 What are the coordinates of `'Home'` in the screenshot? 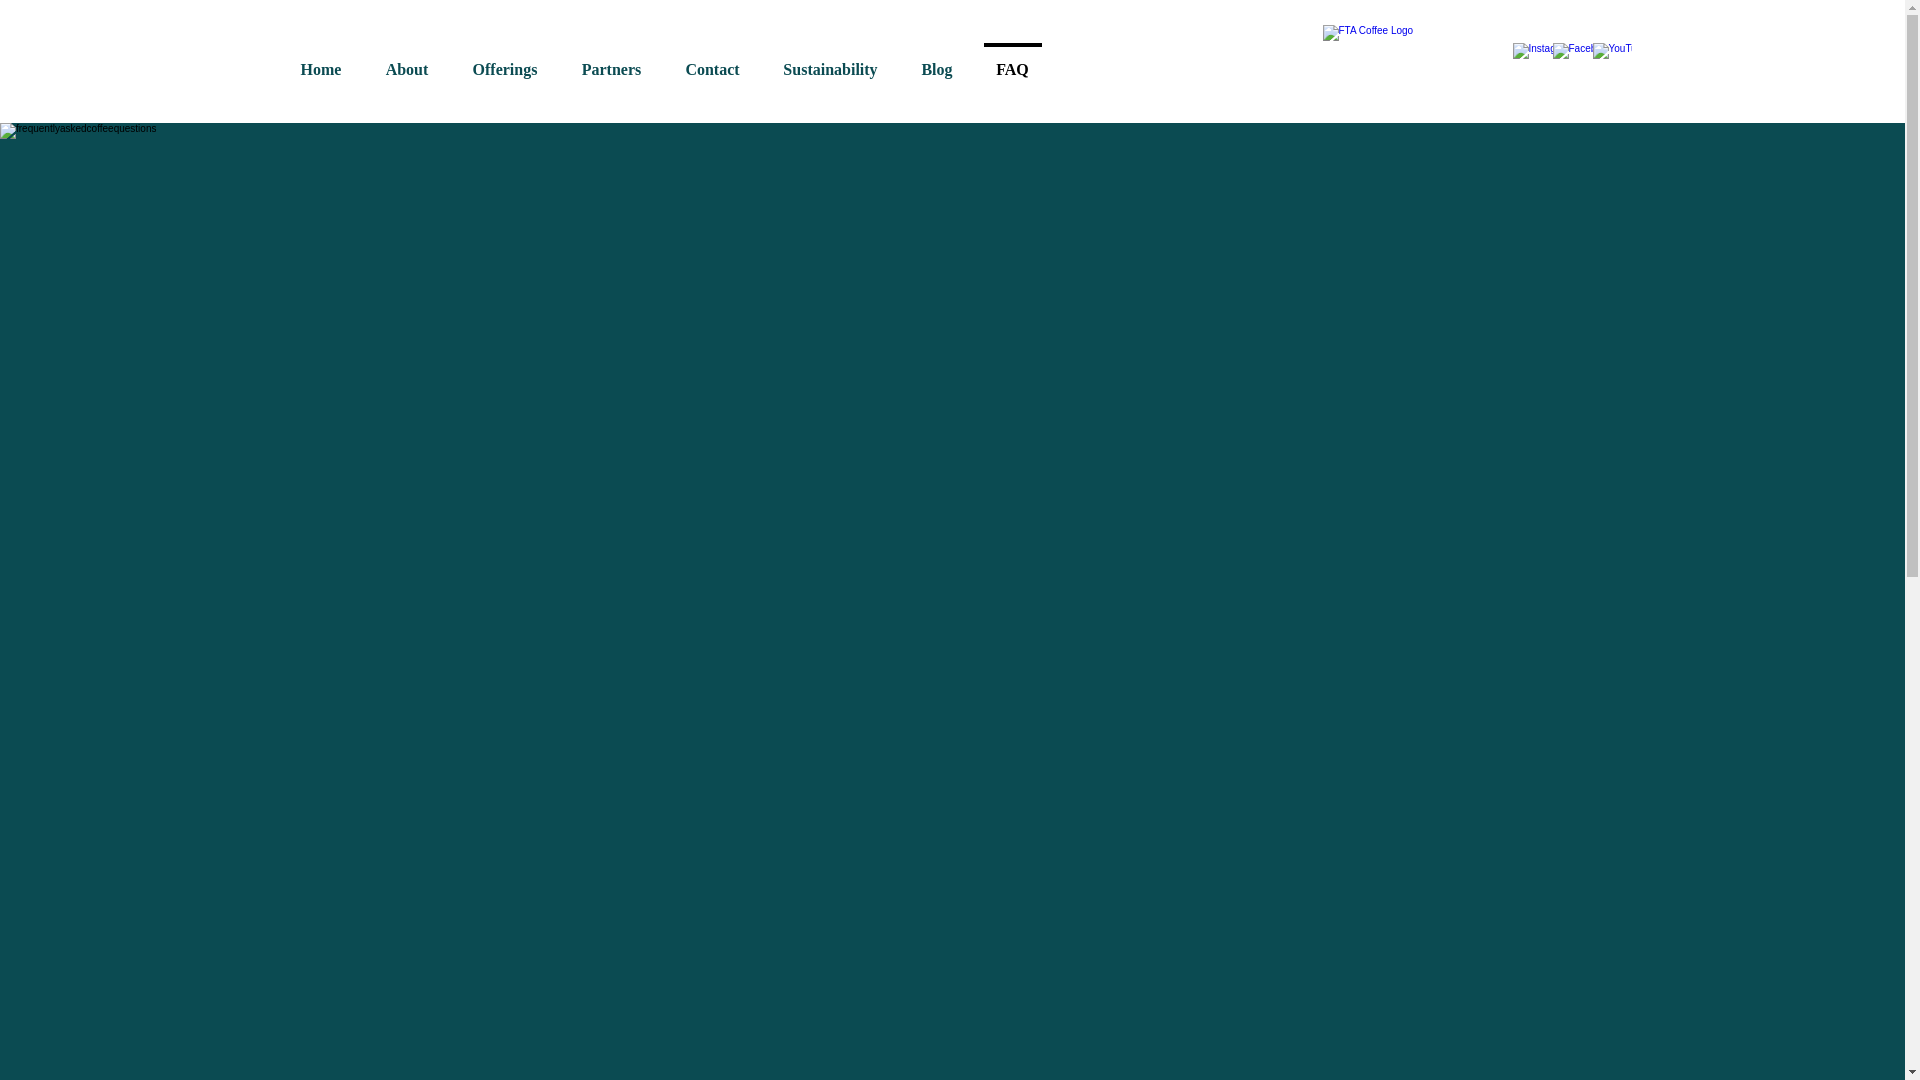 It's located at (320, 59).